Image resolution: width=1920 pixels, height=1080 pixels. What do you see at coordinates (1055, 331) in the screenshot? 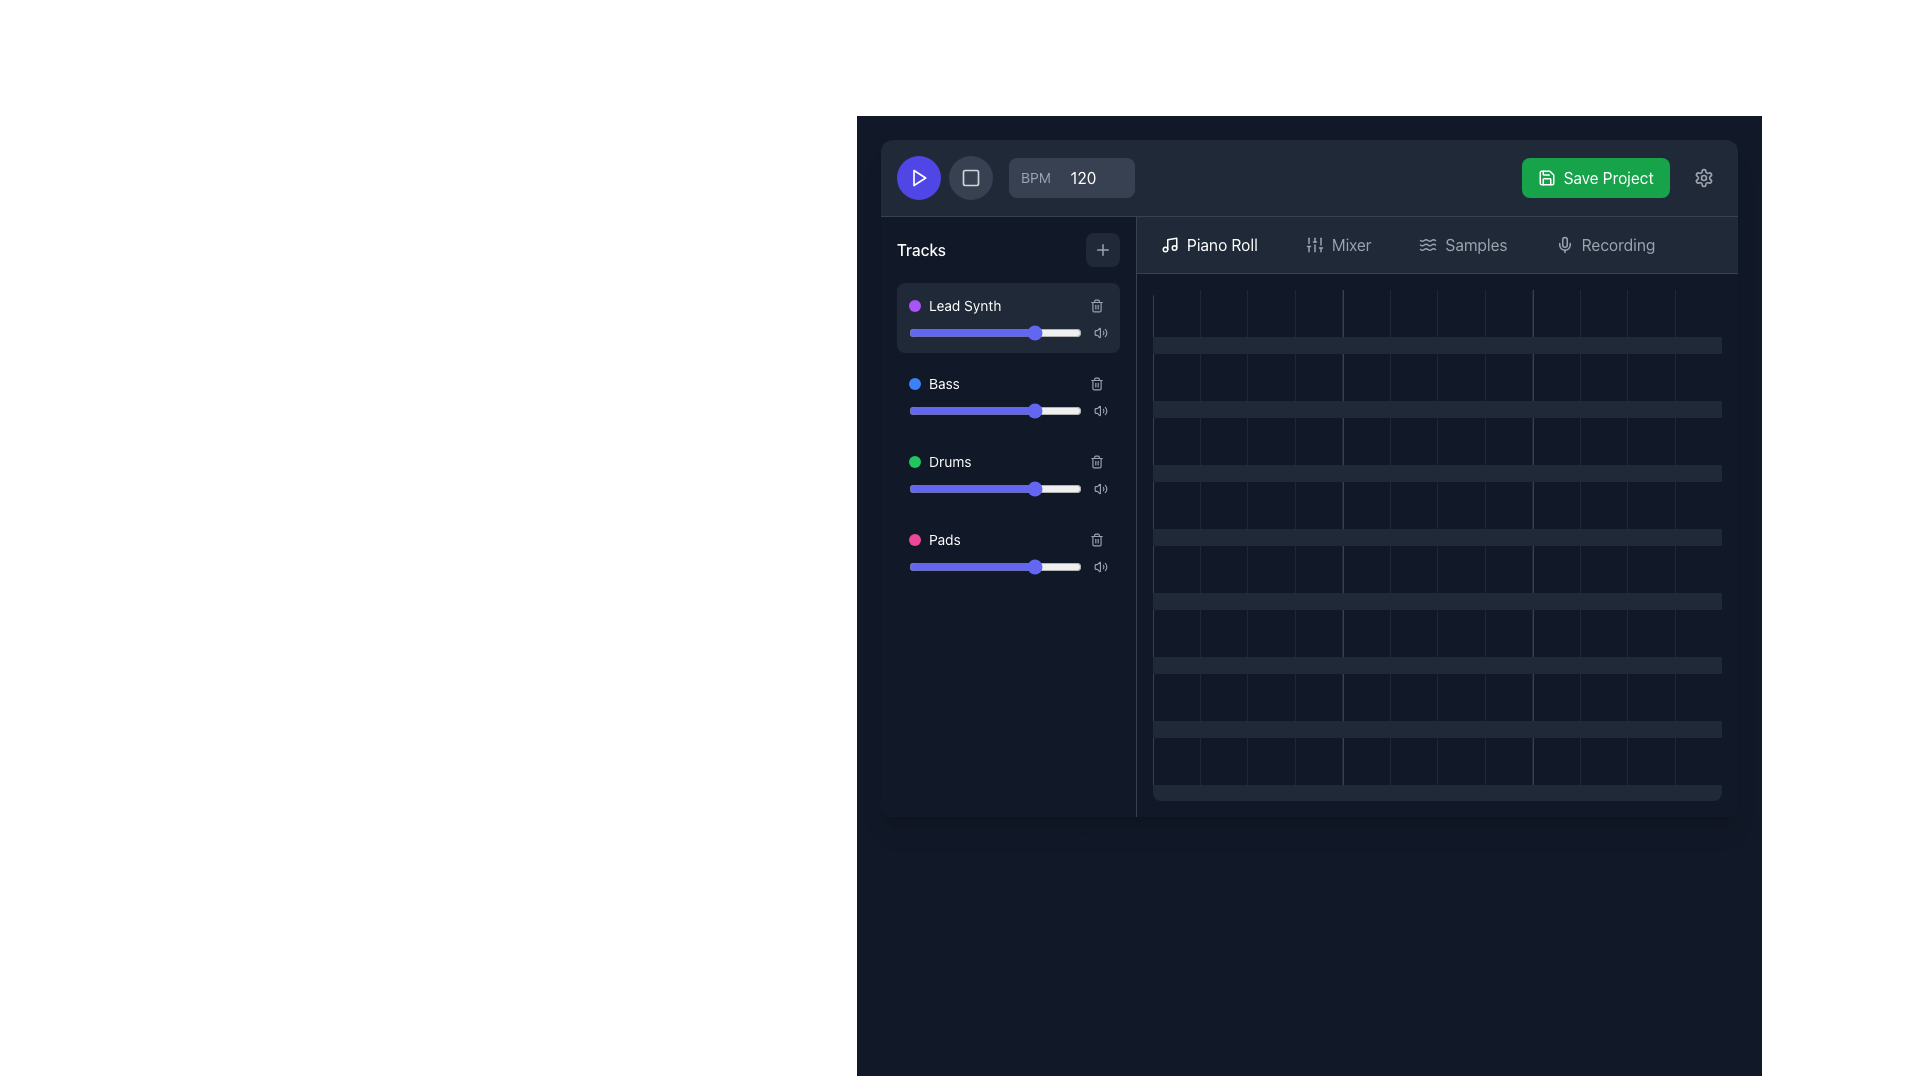
I see `the slider value` at bounding box center [1055, 331].